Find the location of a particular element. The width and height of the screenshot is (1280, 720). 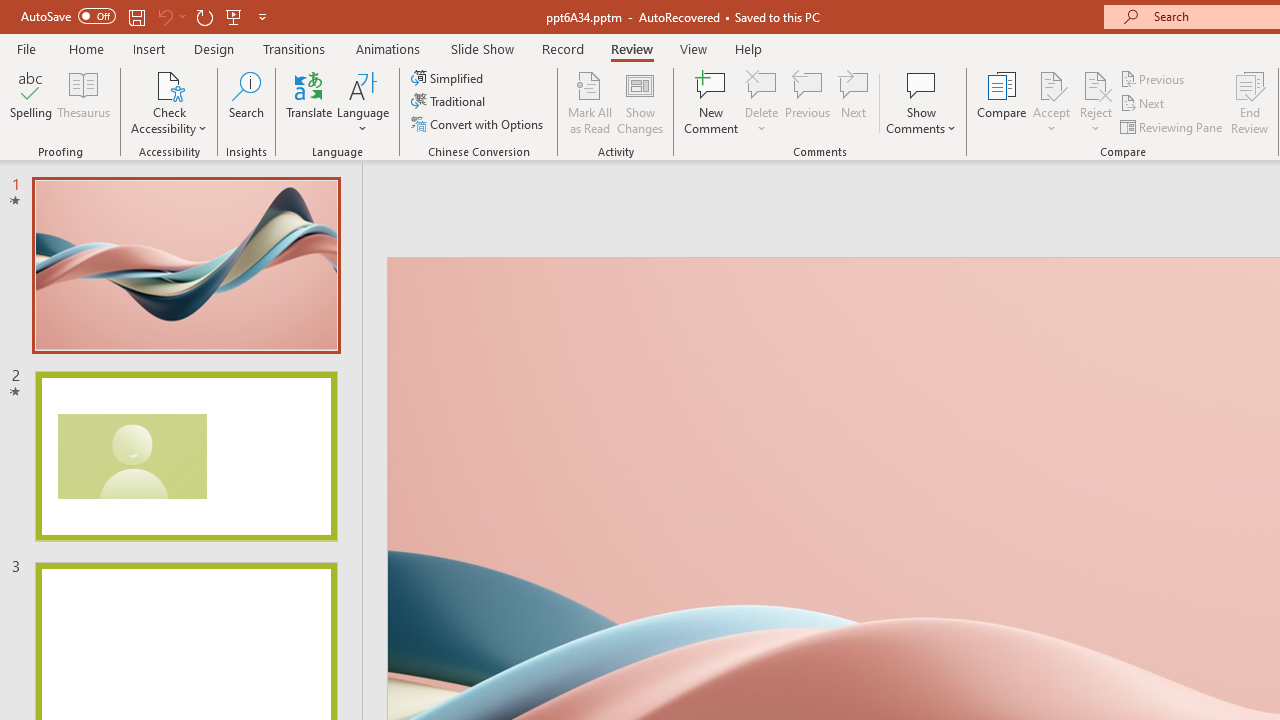

'Reject' is located at coordinates (1095, 103).